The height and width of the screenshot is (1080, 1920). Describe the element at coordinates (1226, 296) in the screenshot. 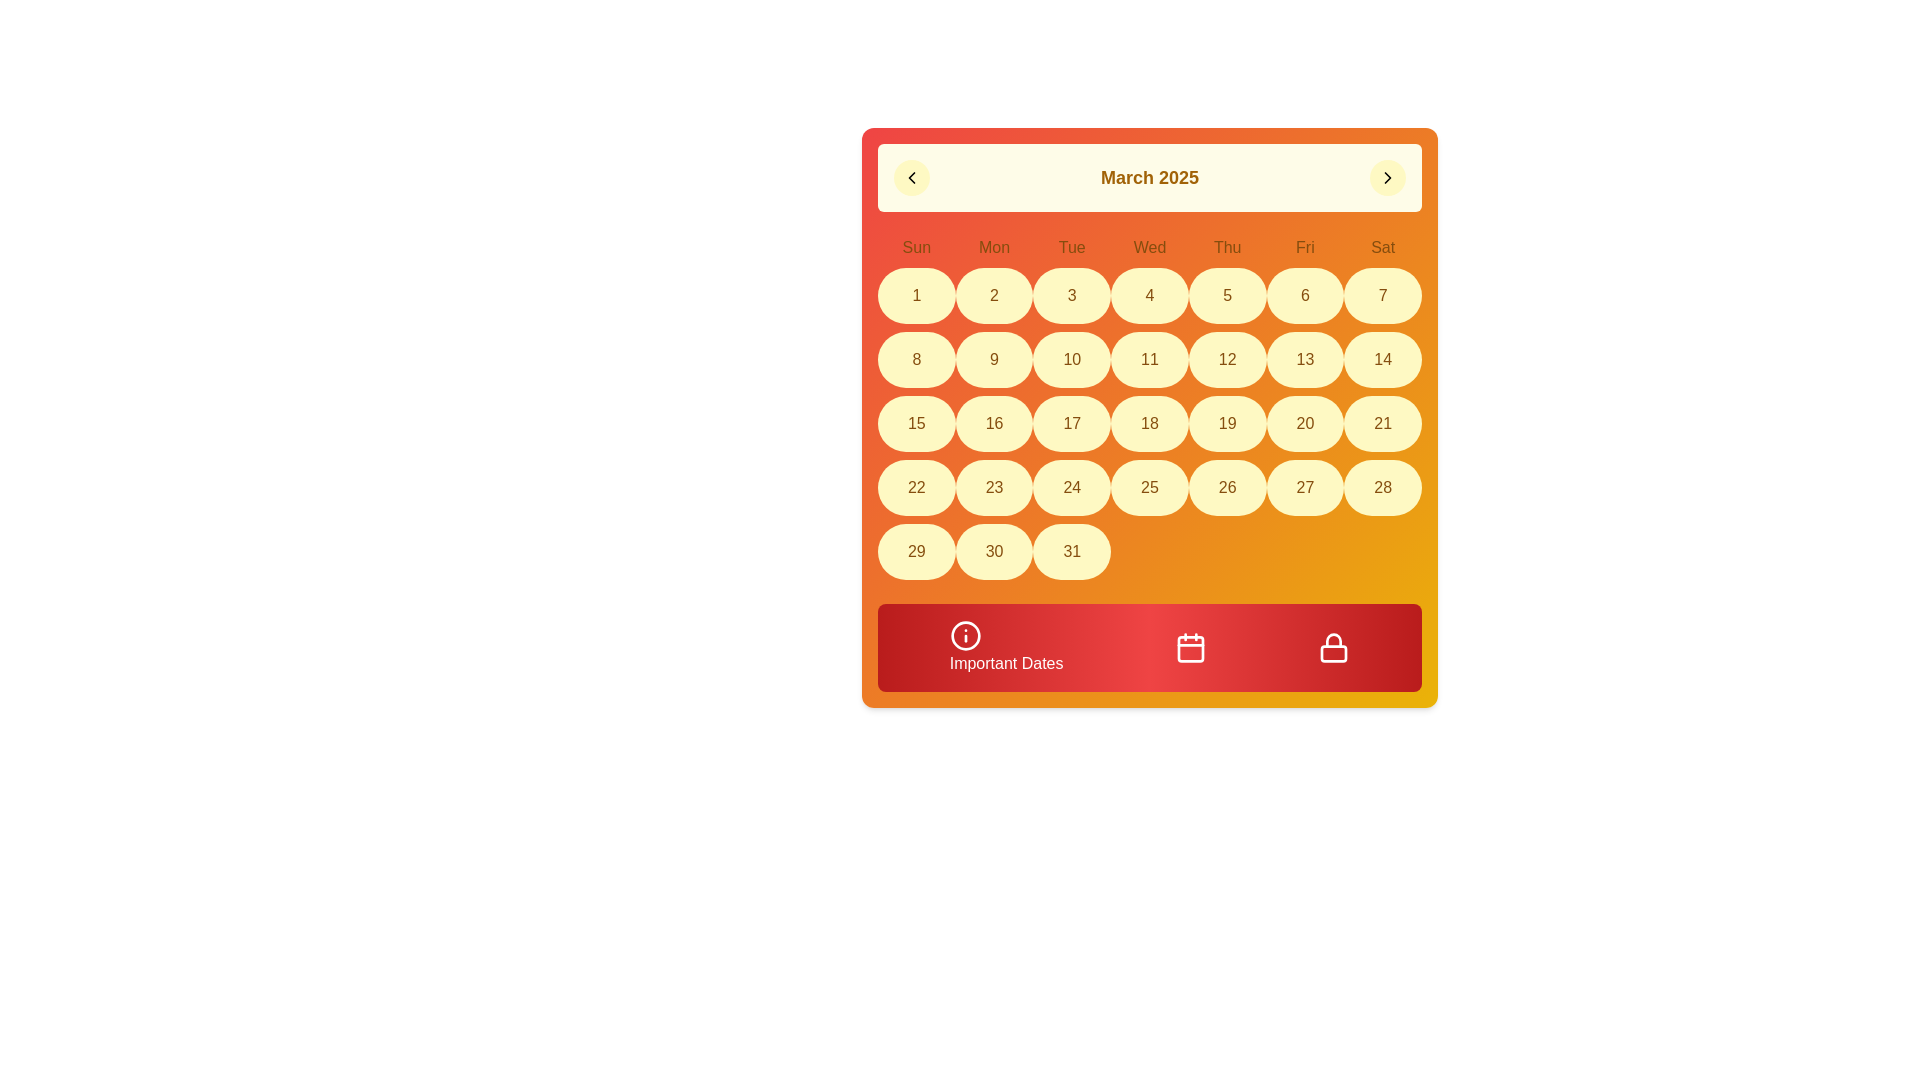

I see `the circular button with a beige background and the digit '5' in the first row of the calendar grid under the column labeled 'Thu'` at that location.